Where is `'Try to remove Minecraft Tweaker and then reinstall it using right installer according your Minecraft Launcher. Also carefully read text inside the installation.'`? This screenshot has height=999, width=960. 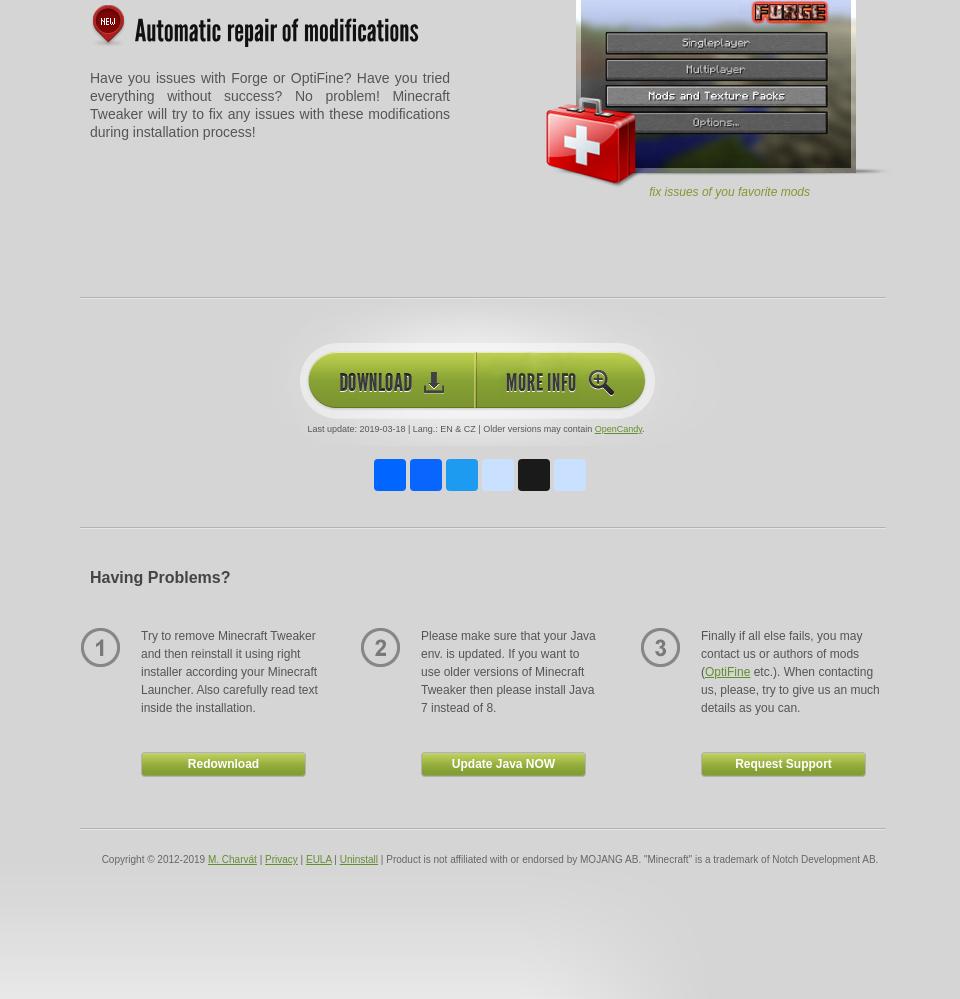 'Try to remove Minecraft Tweaker and then reinstall it using right installer according your Minecraft Launcher. Also carefully read text inside the installation.' is located at coordinates (228, 672).